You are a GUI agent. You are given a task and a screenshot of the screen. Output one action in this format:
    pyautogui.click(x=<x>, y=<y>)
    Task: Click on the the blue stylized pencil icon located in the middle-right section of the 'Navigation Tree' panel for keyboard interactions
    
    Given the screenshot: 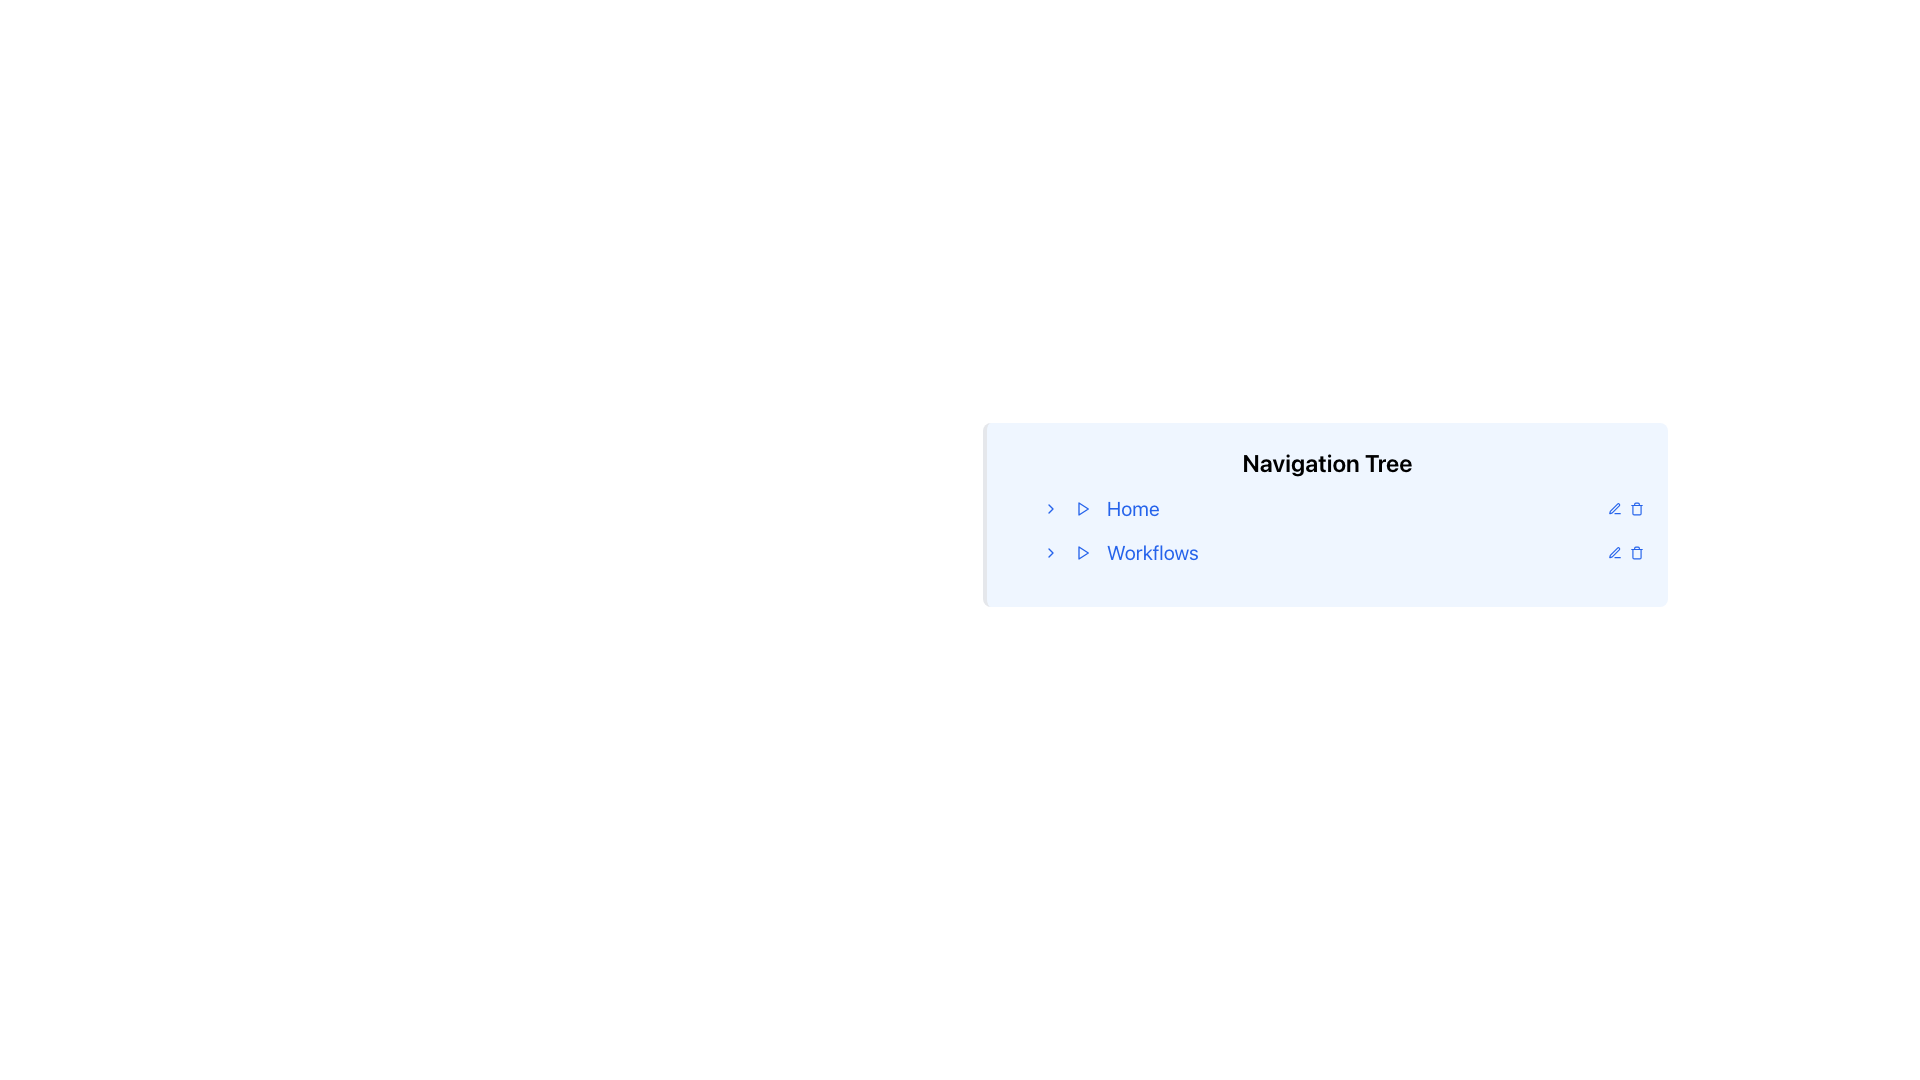 What is the action you would take?
    pyautogui.click(x=1614, y=508)
    